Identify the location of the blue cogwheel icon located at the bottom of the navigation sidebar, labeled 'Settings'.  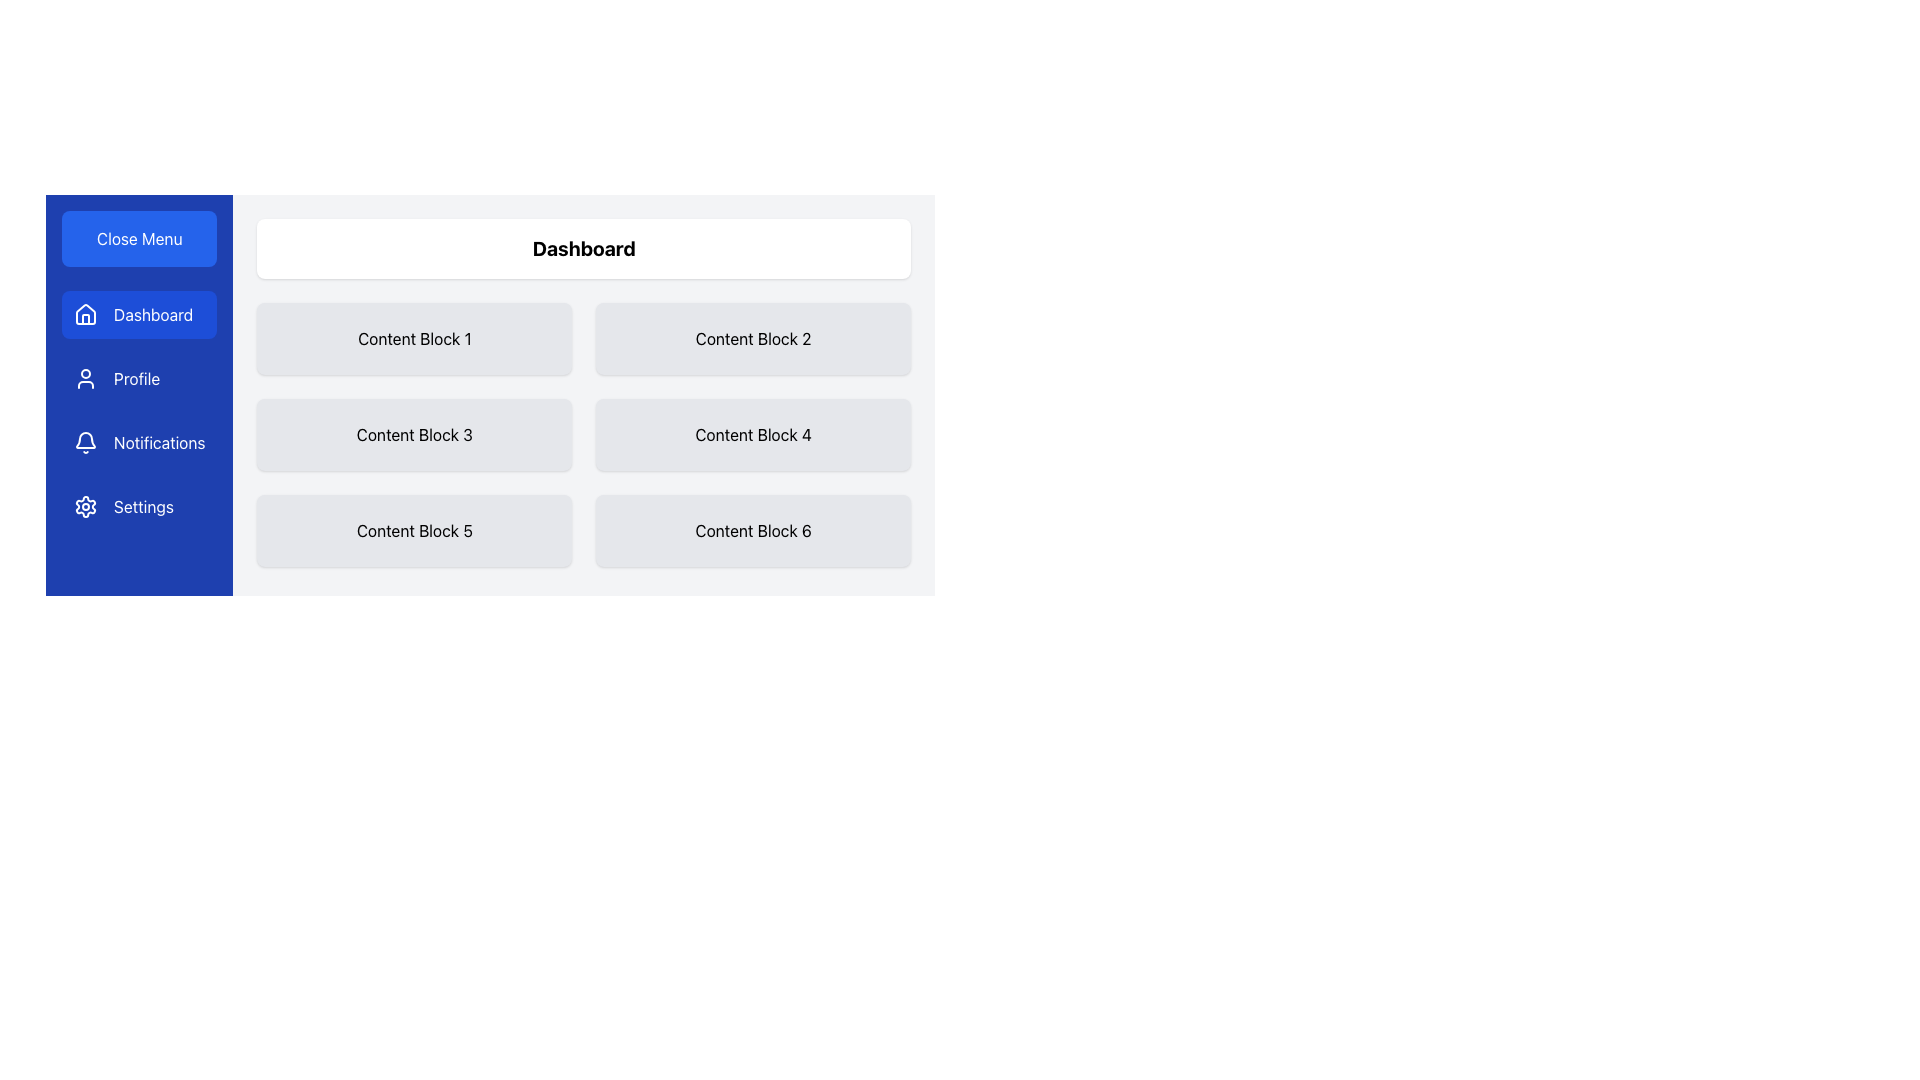
(85, 505).